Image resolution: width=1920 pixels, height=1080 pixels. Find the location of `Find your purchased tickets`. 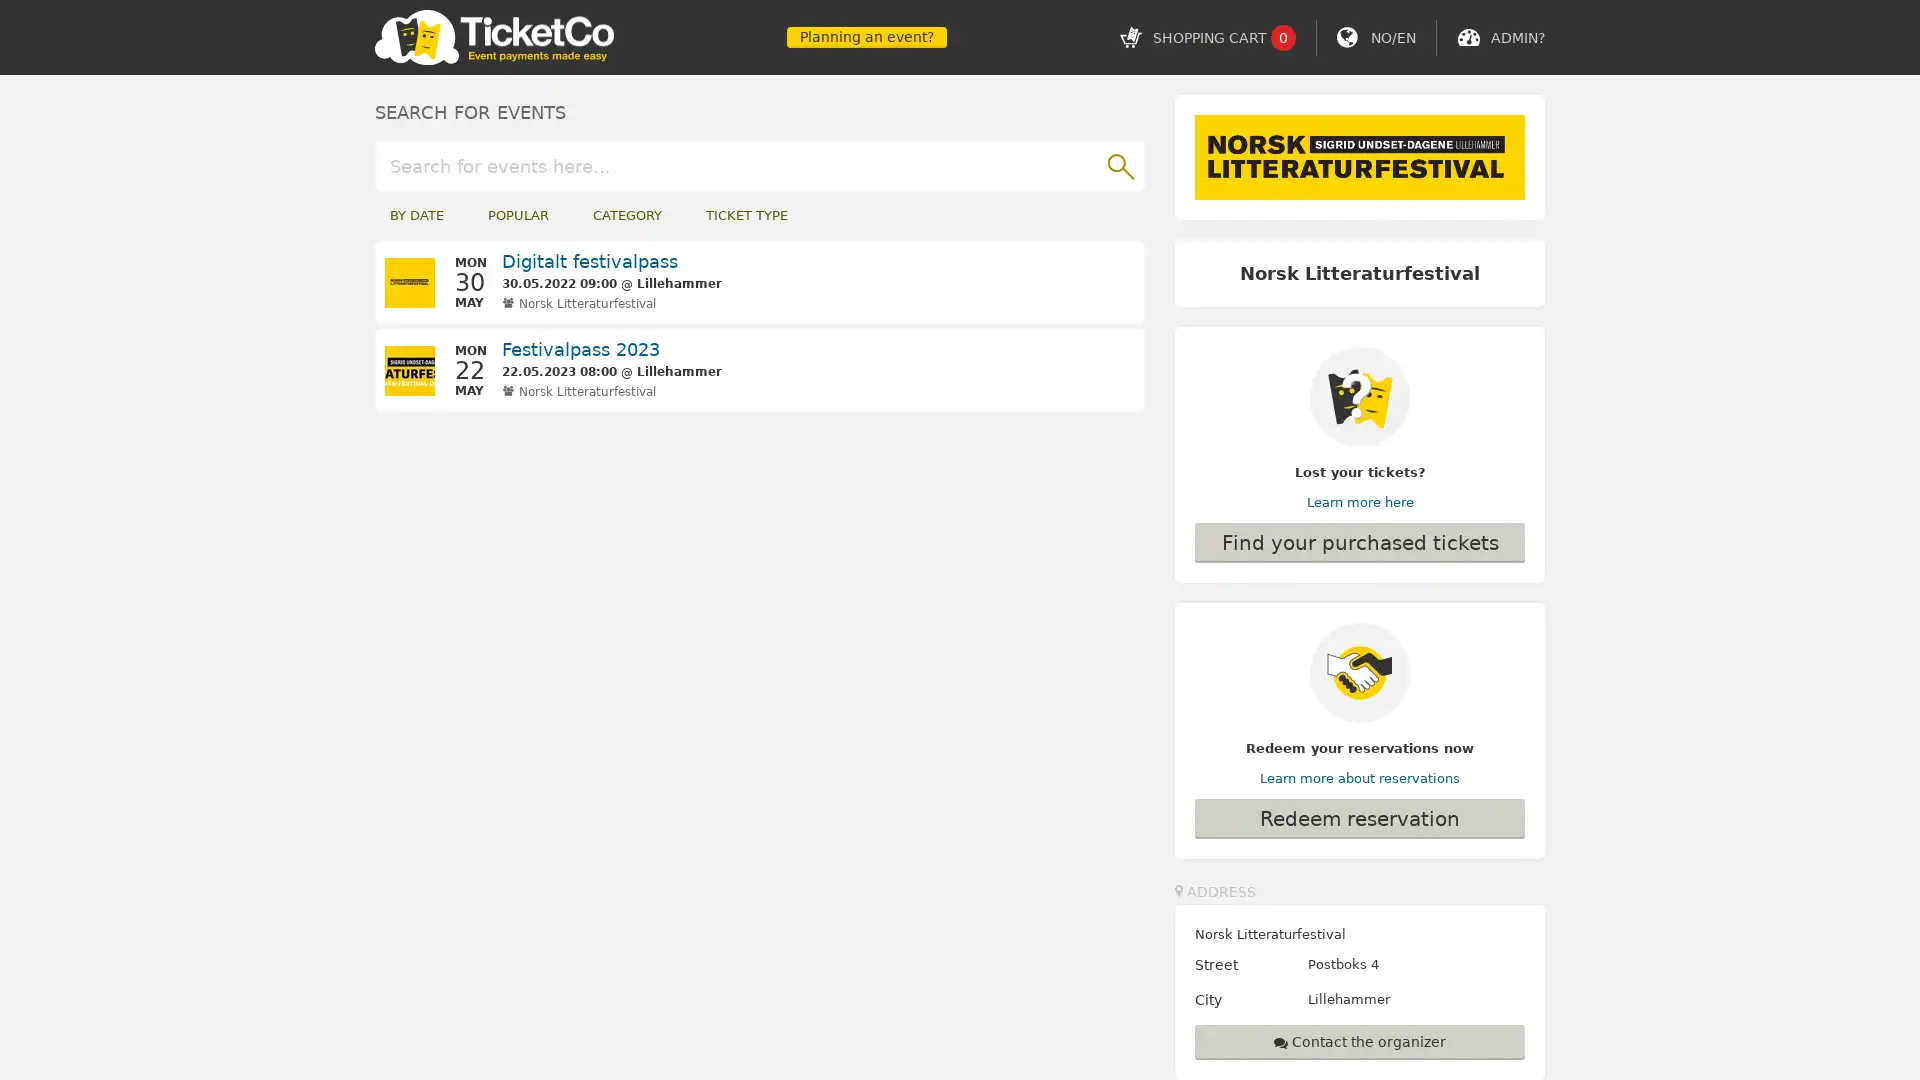

Find your purchased tickets is located at coordinates (1359, 542).